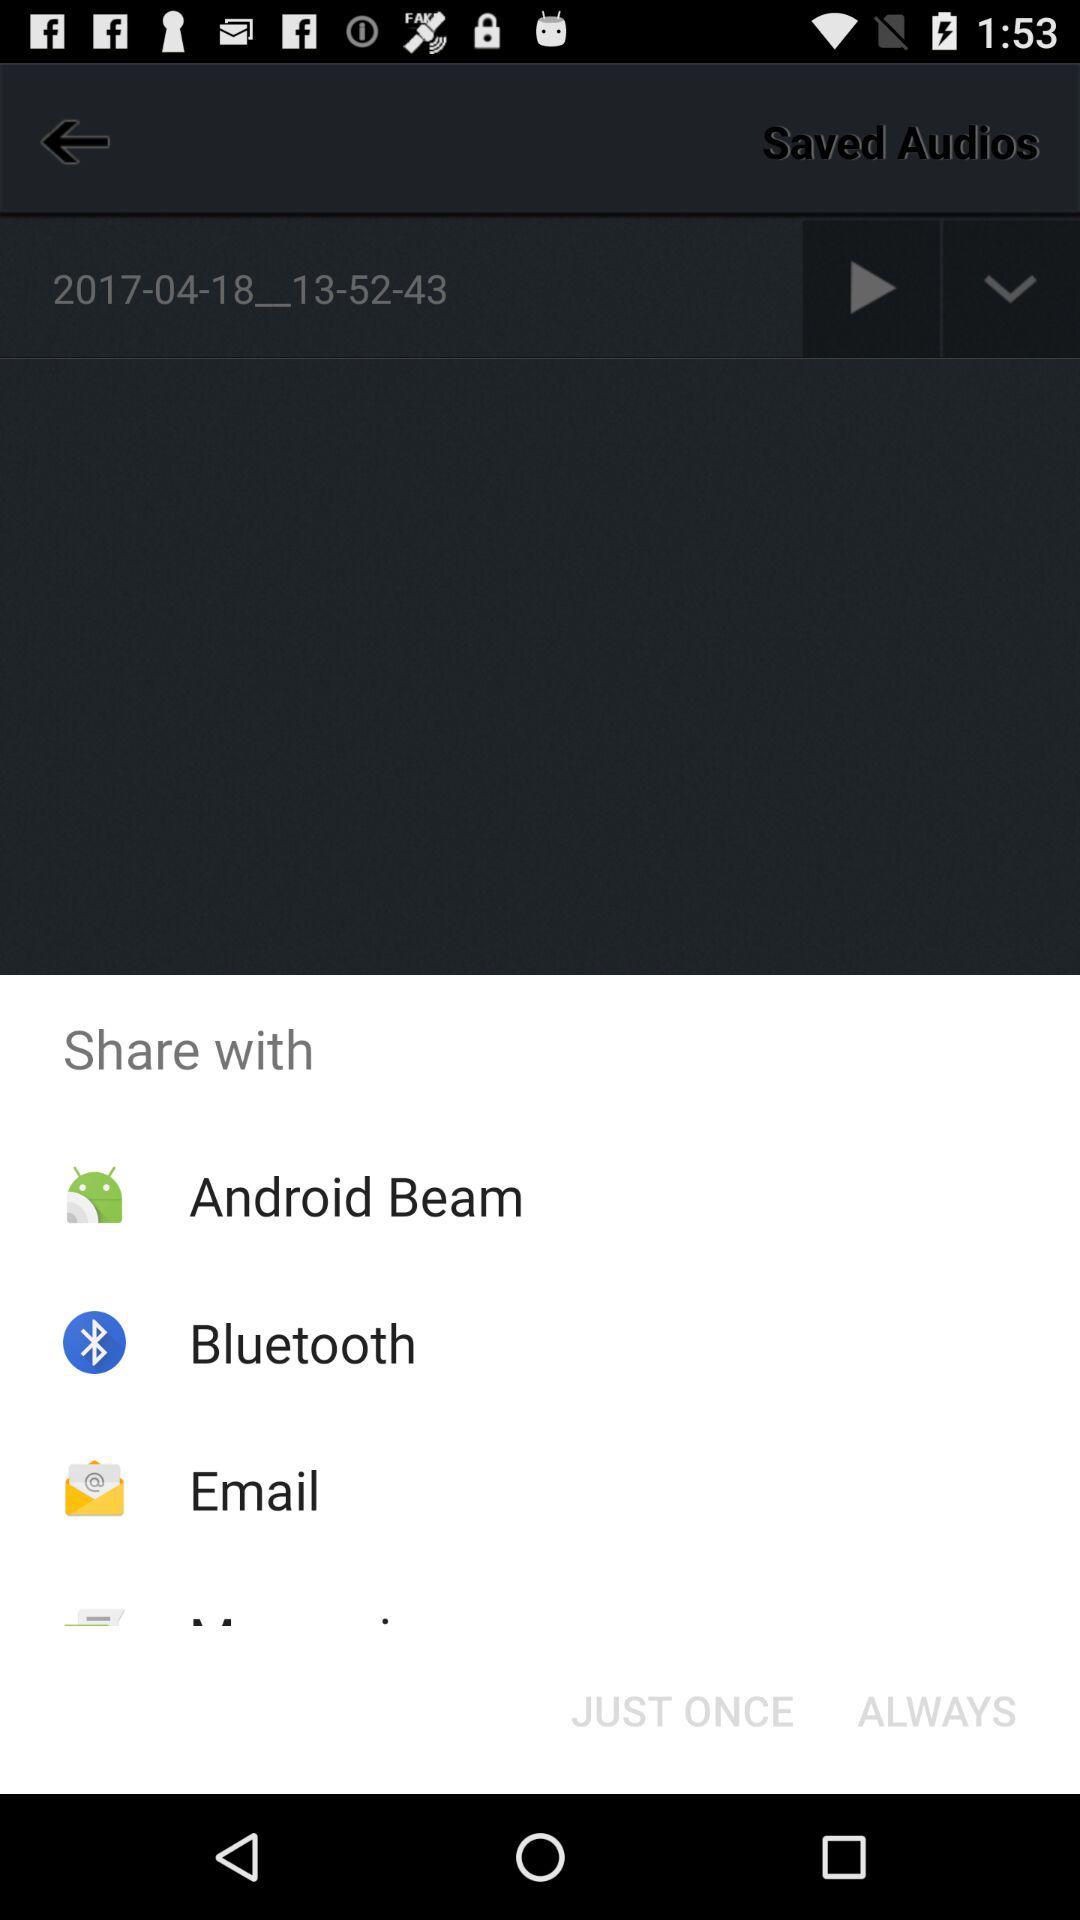 Image resolution: width=1080 pixels, height=1920 pixels. I want to click on just once, so click(681, 1708).